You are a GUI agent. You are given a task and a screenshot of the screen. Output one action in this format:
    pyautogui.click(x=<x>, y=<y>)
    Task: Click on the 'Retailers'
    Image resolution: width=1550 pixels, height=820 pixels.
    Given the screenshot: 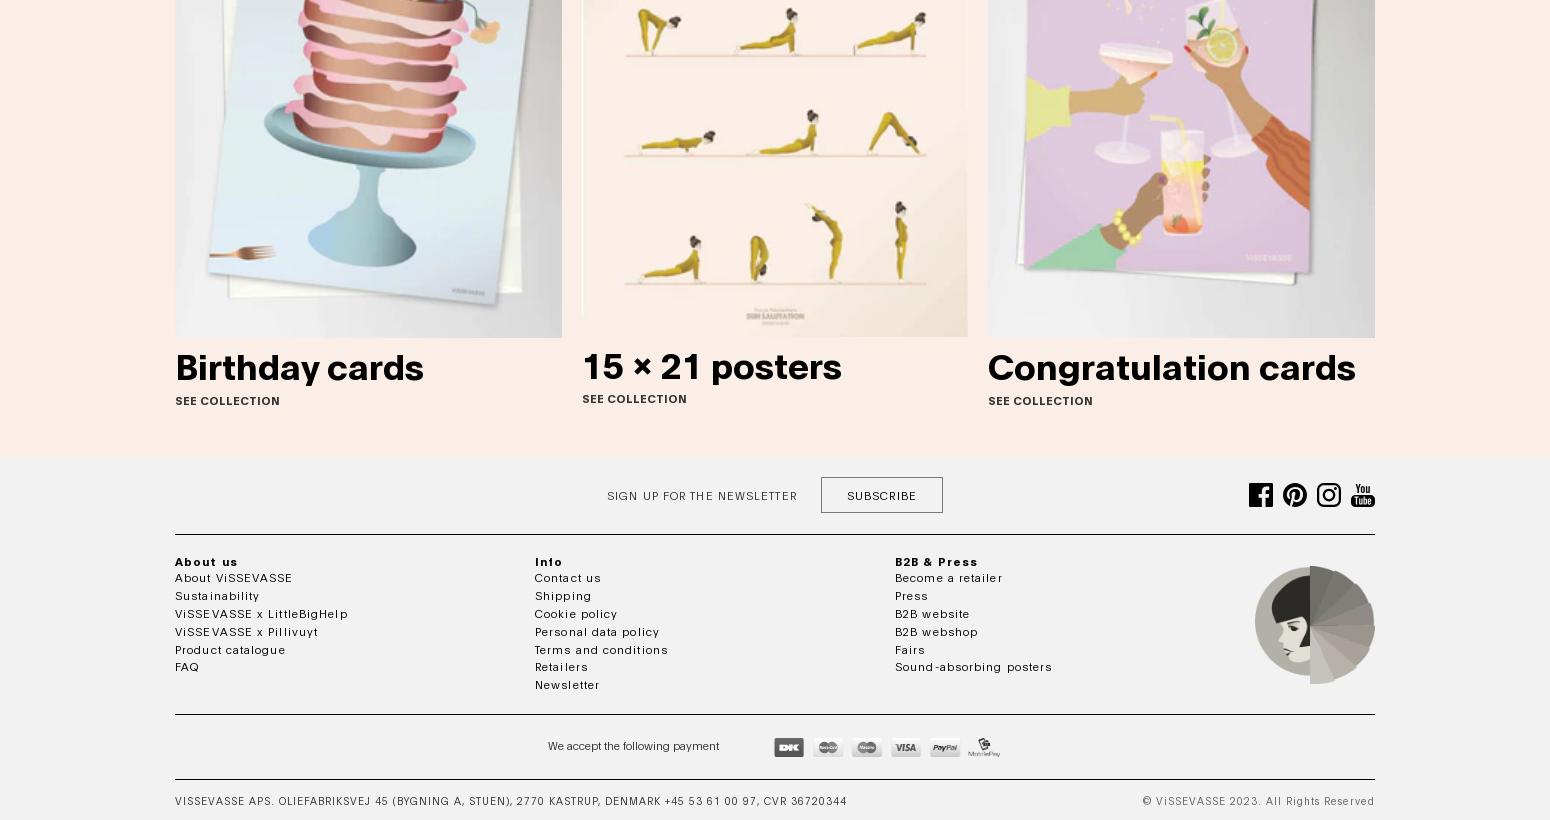 What is the action you would take?
    pyautogui.click(x=560, y=665)
    